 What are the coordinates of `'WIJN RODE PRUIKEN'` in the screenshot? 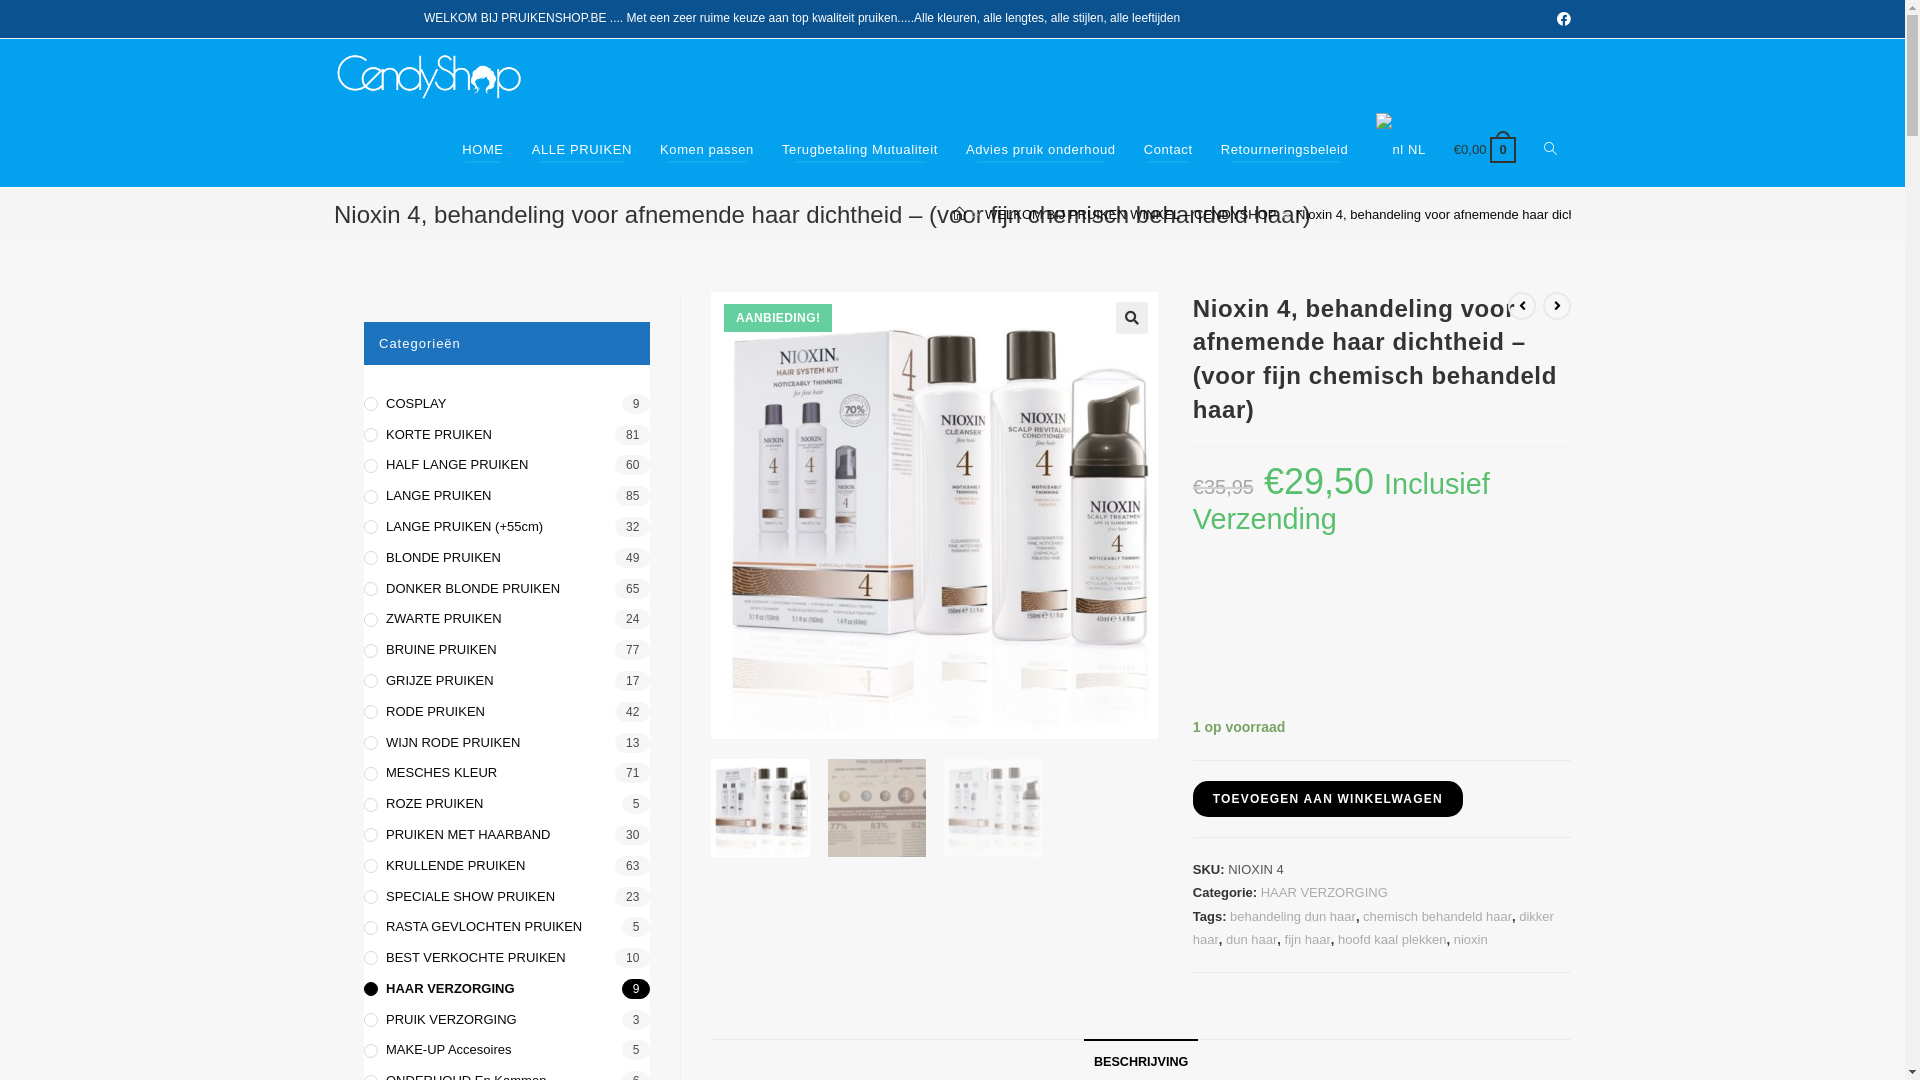 It's located at (507, 743).